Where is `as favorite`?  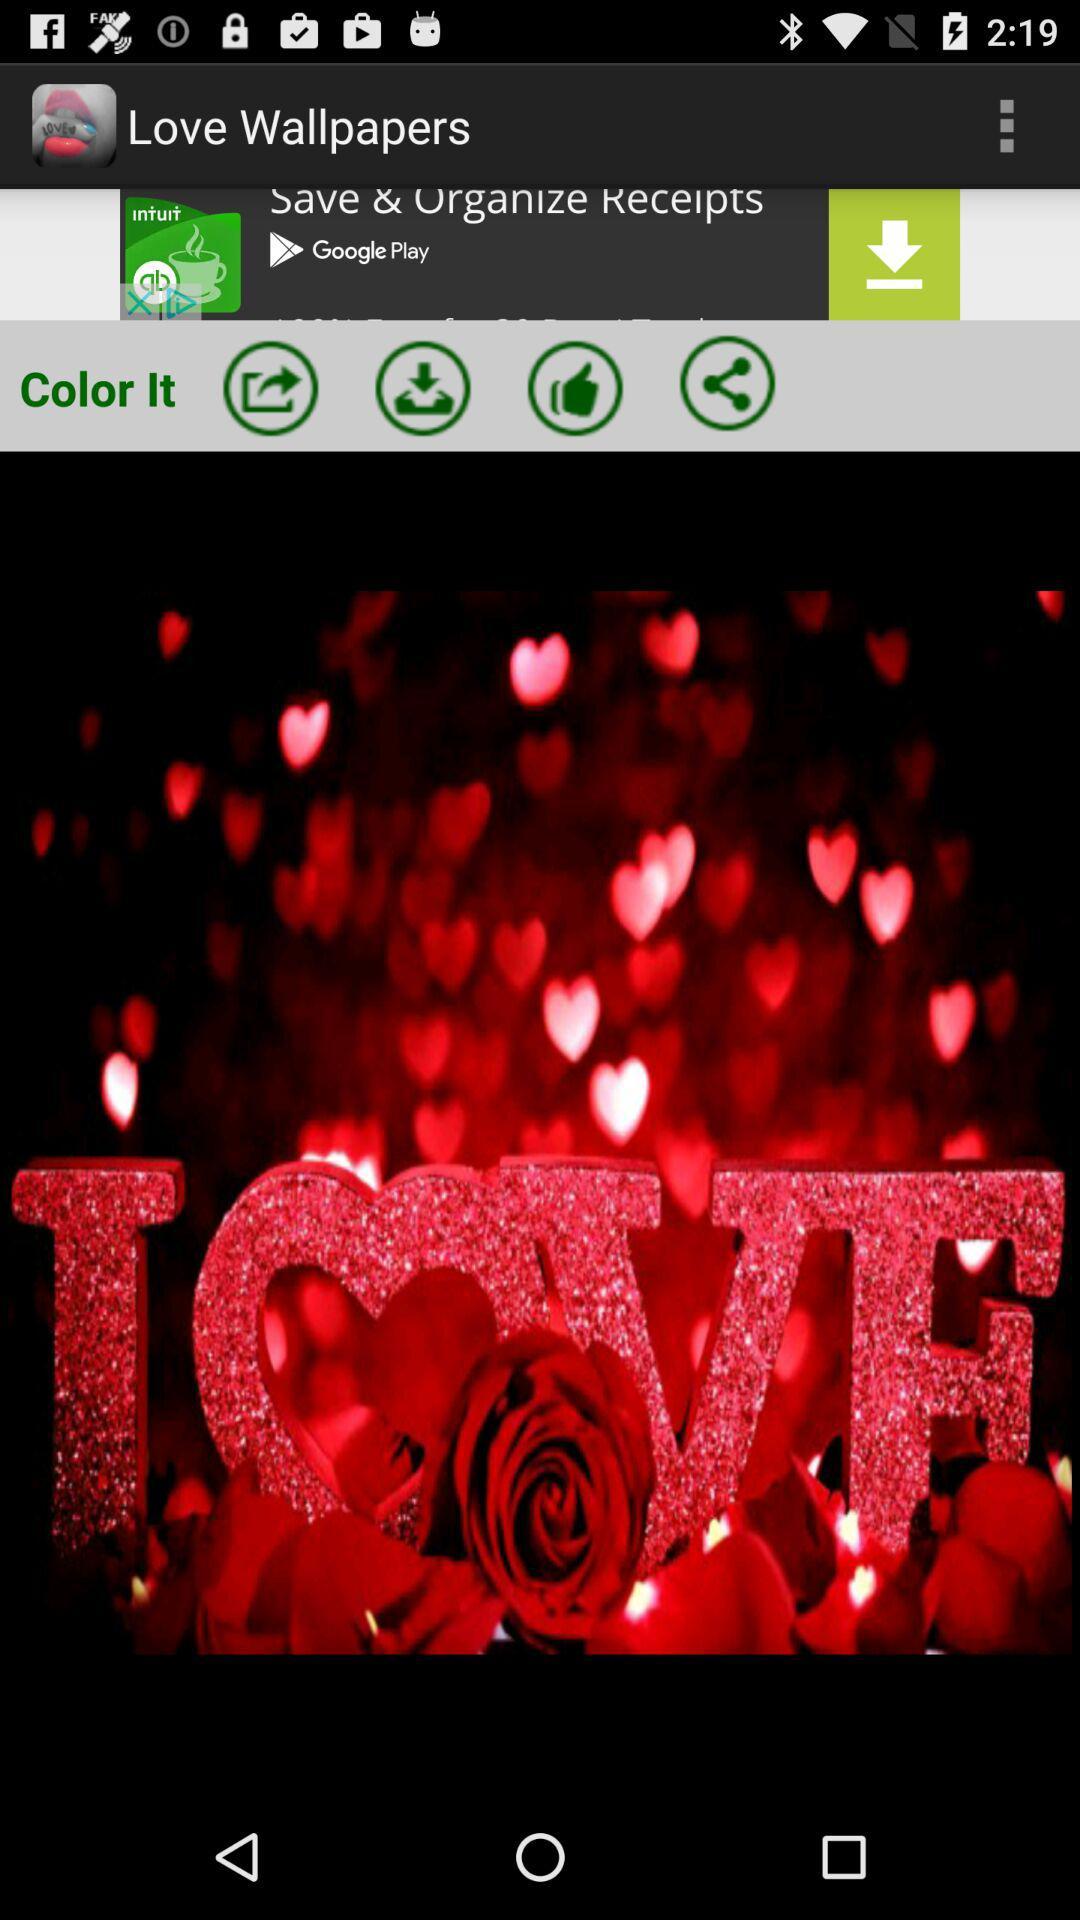
as favorite is located at coordinates (575, 388).